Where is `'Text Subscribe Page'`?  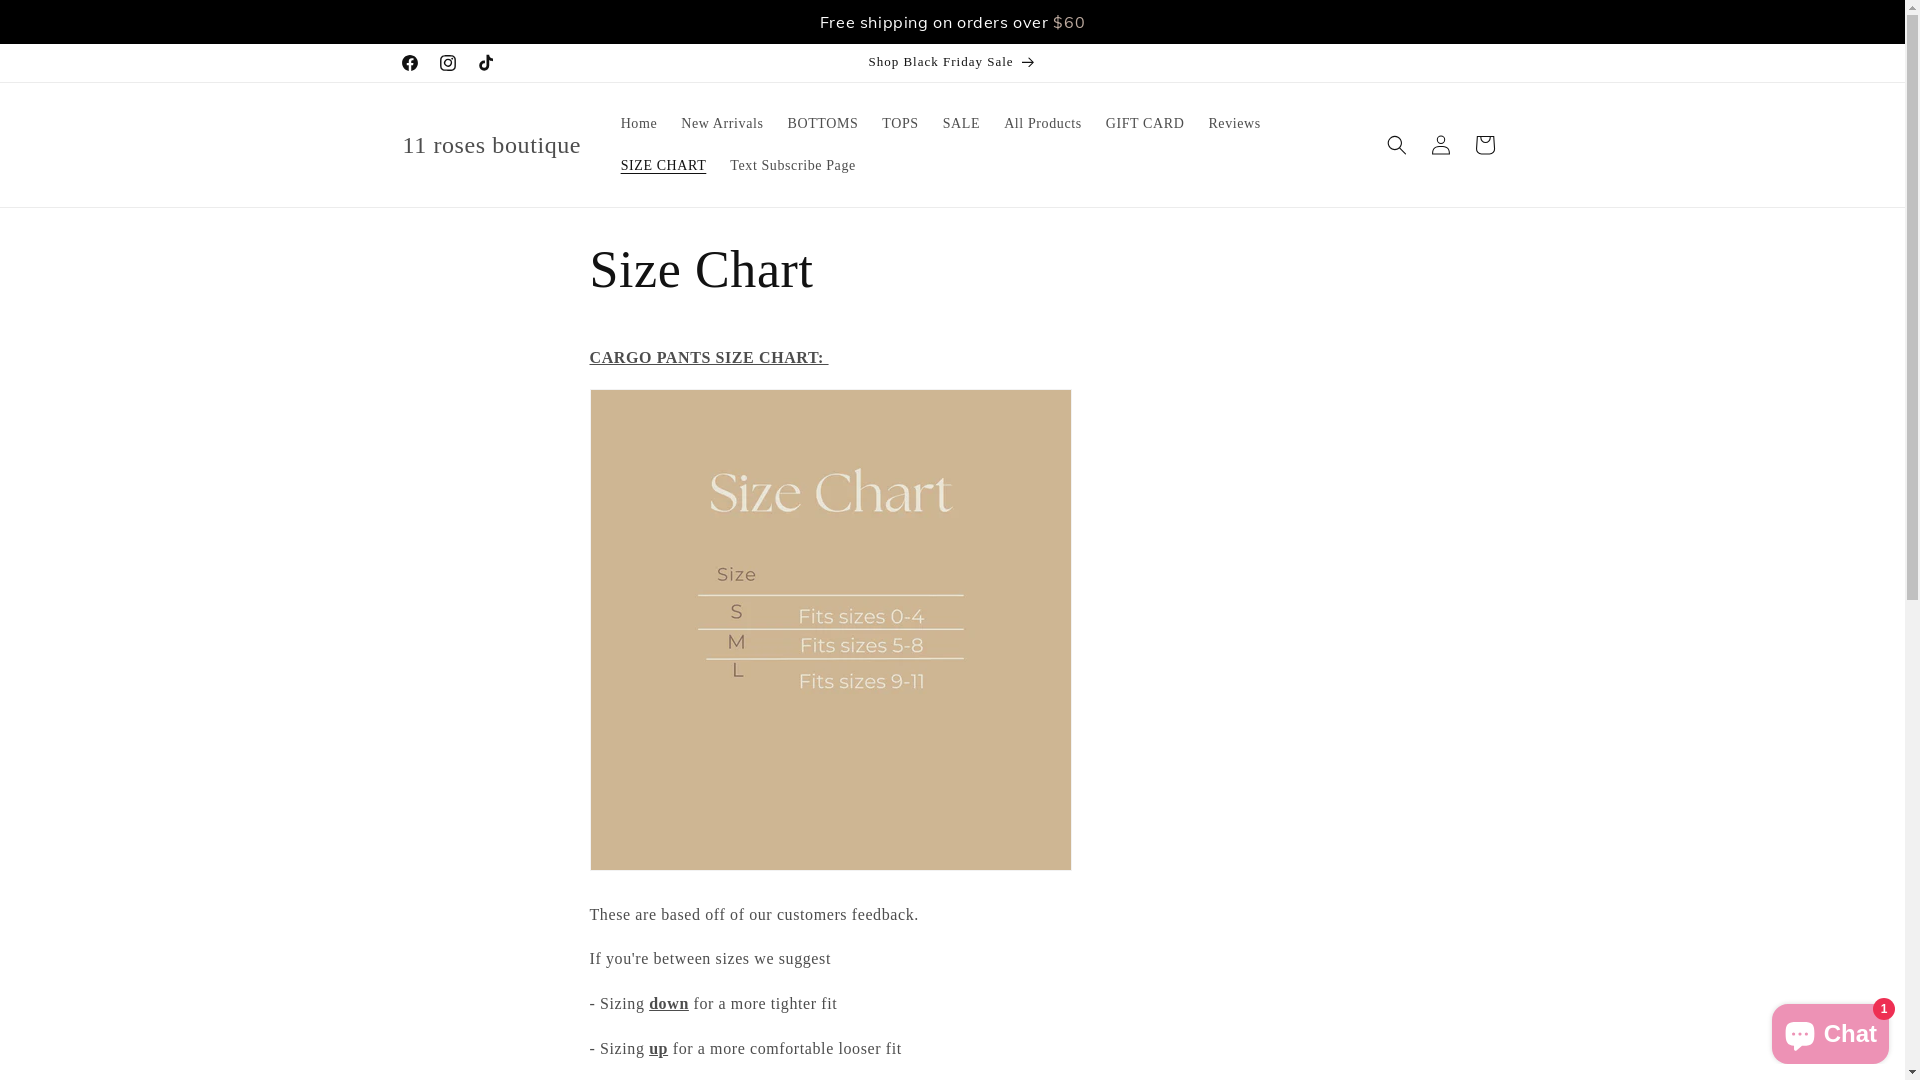
'Text Subscribe Page' is located at coordinates (791, 164).